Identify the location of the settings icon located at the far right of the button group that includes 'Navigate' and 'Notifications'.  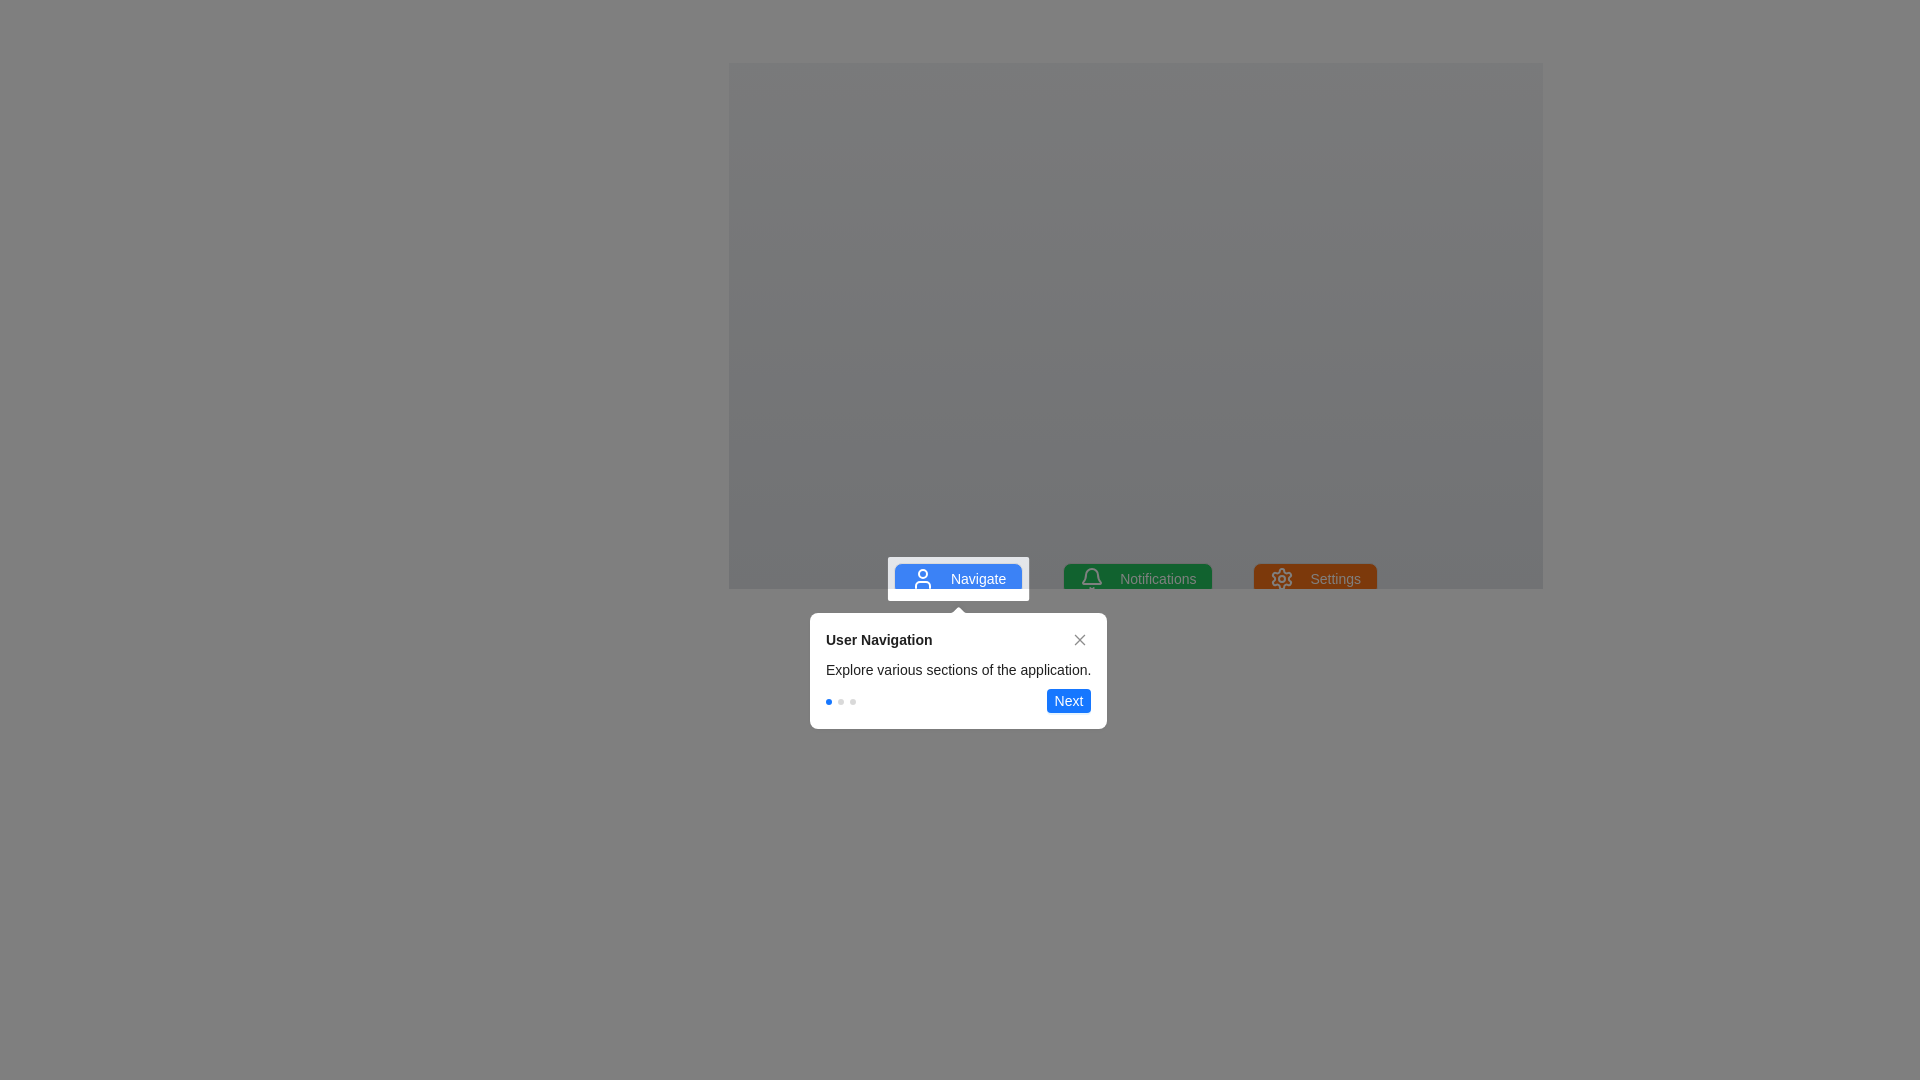
(1282, 578).